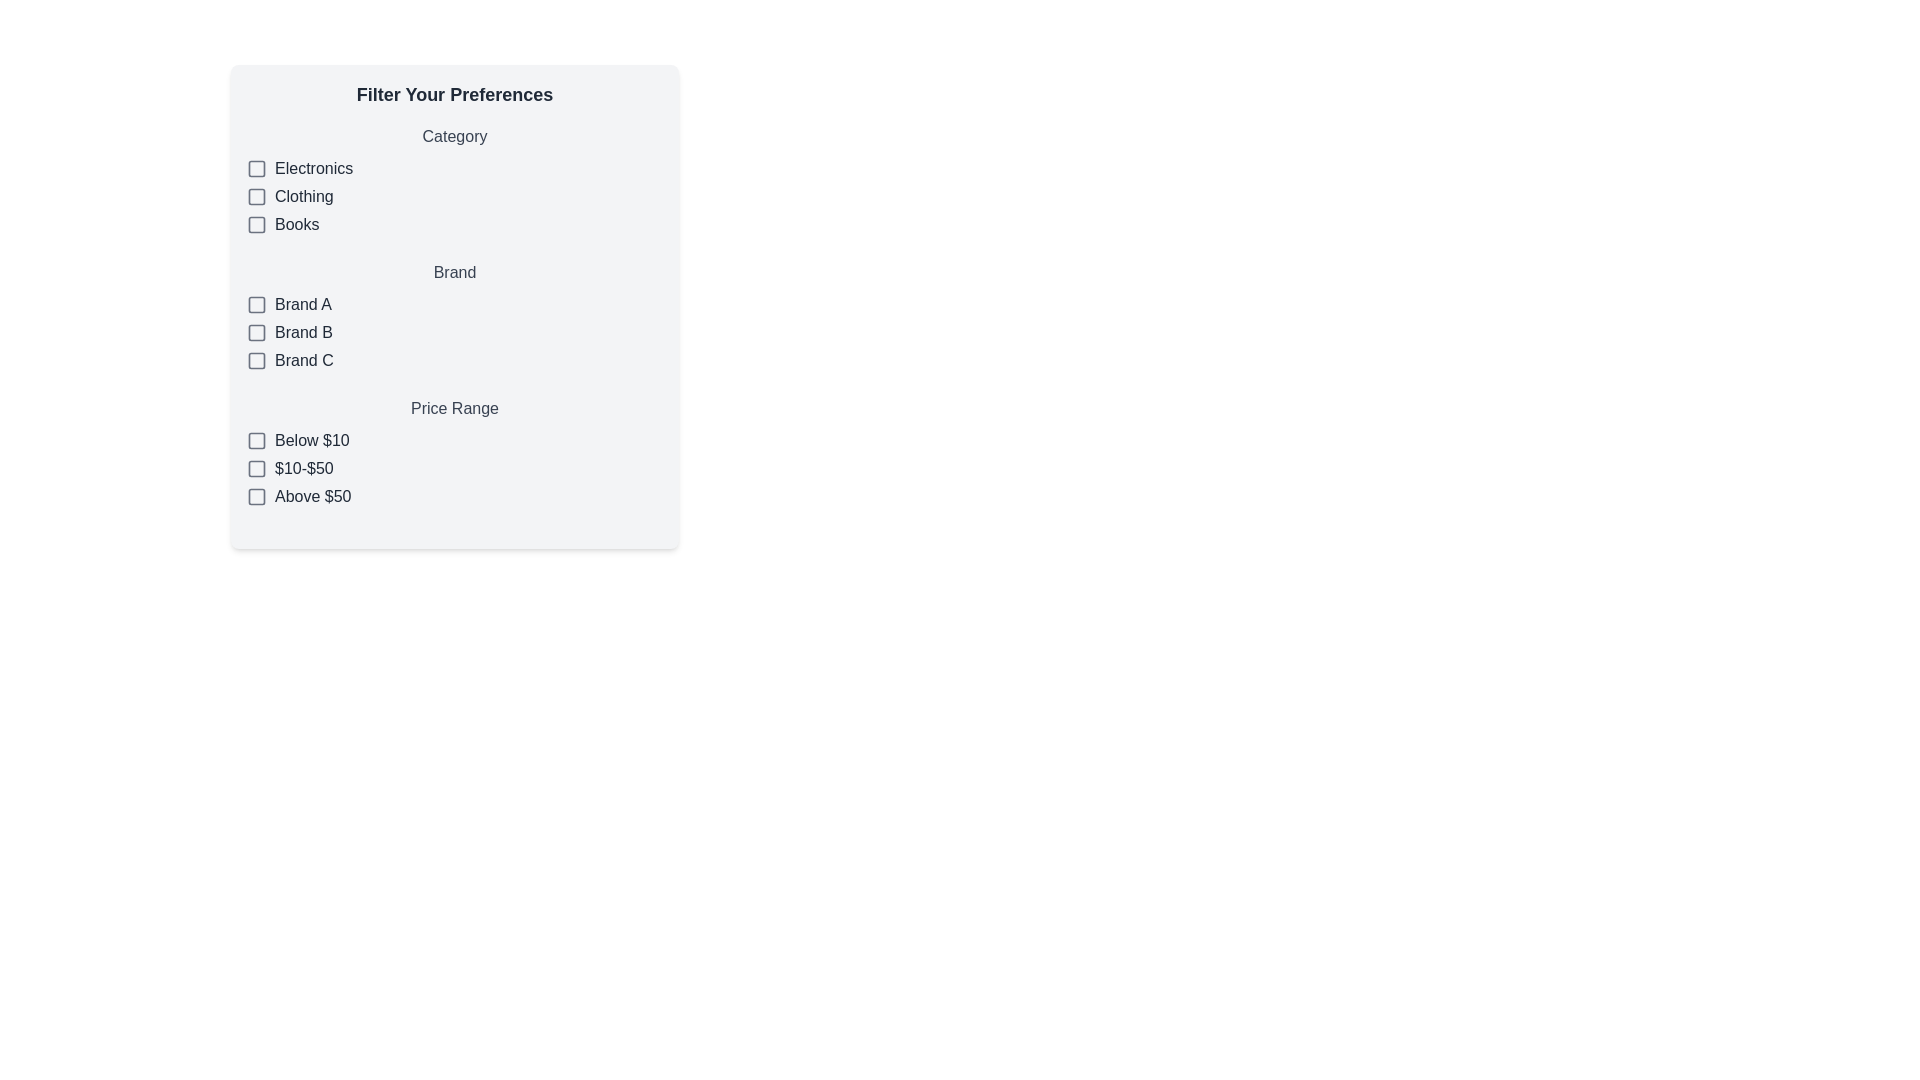 This screenshot has width=1920, height=1080. I want to click on the 'Electronics' checkbox using keyboard navigation to focus on it for selection, so click(256, 168).